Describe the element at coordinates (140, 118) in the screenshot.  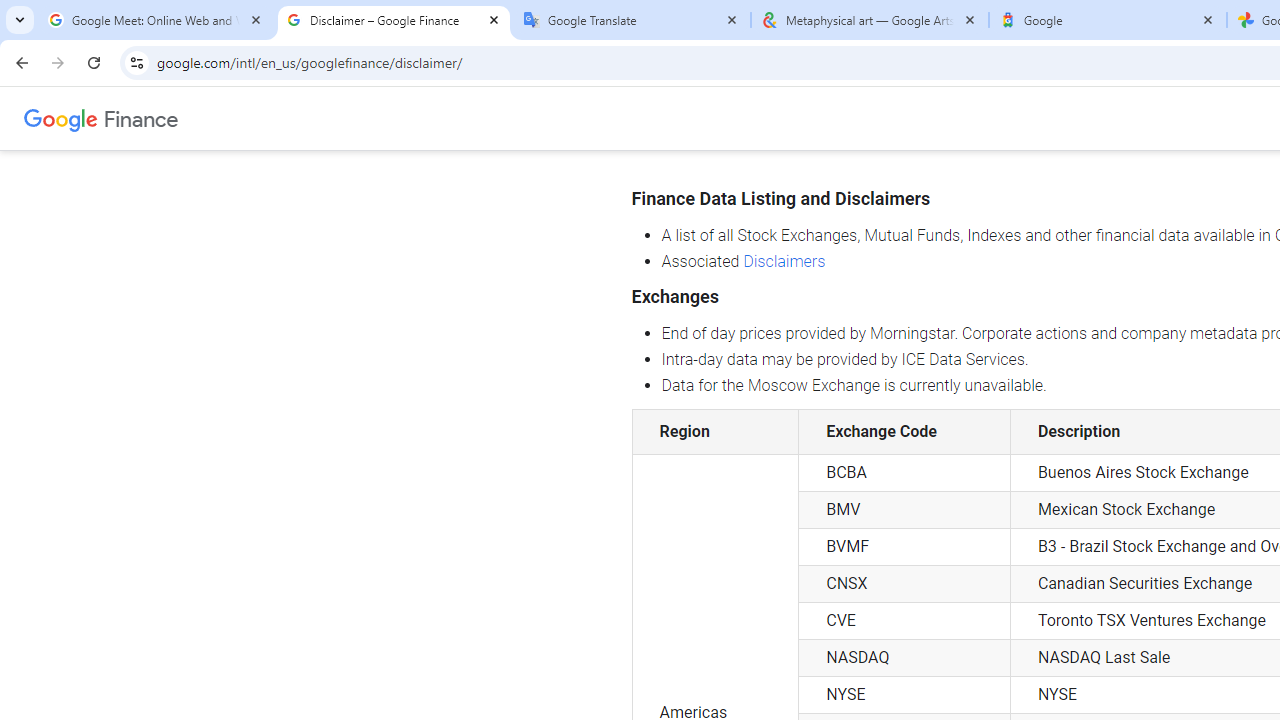
I see `'Finance'` at that location.